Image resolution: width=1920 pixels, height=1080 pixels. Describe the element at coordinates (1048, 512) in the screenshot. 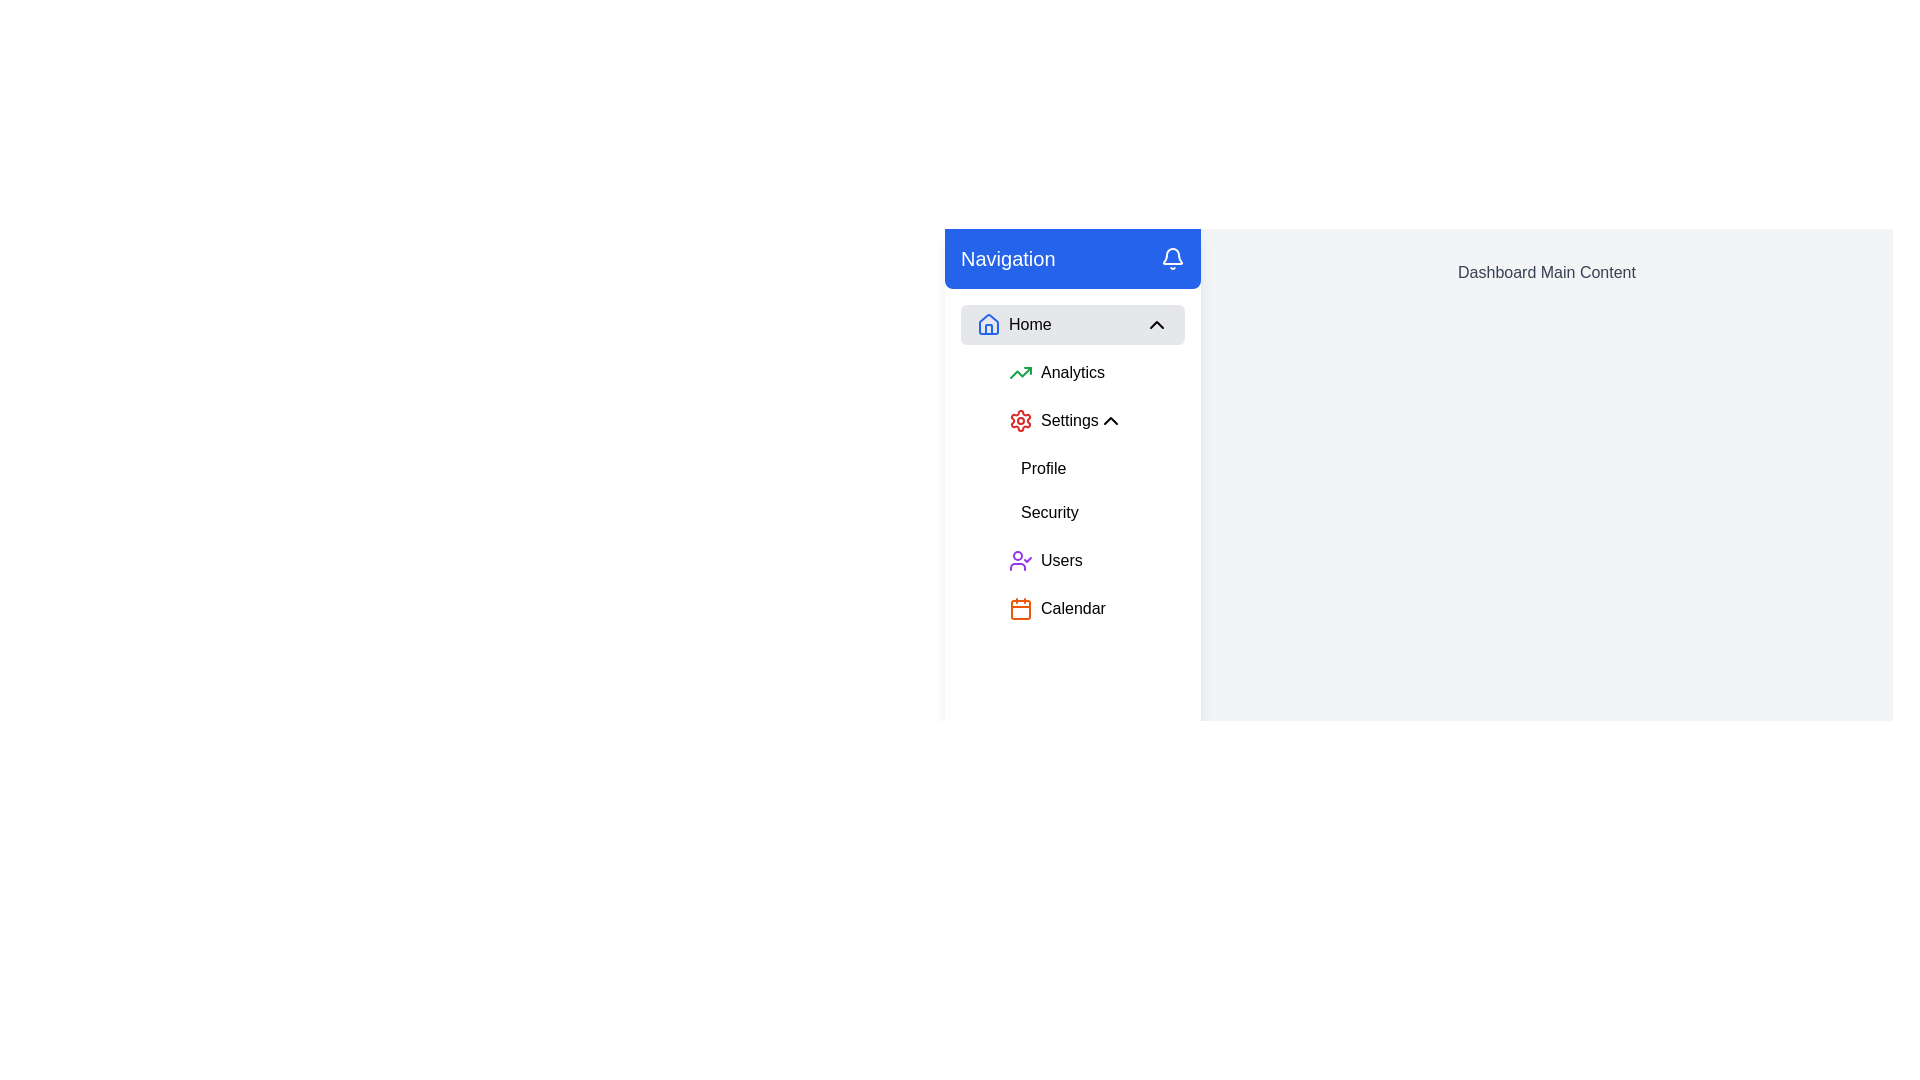

I see `the 'Security' button located in the Profile section of the vertical navigation panel` at that location.